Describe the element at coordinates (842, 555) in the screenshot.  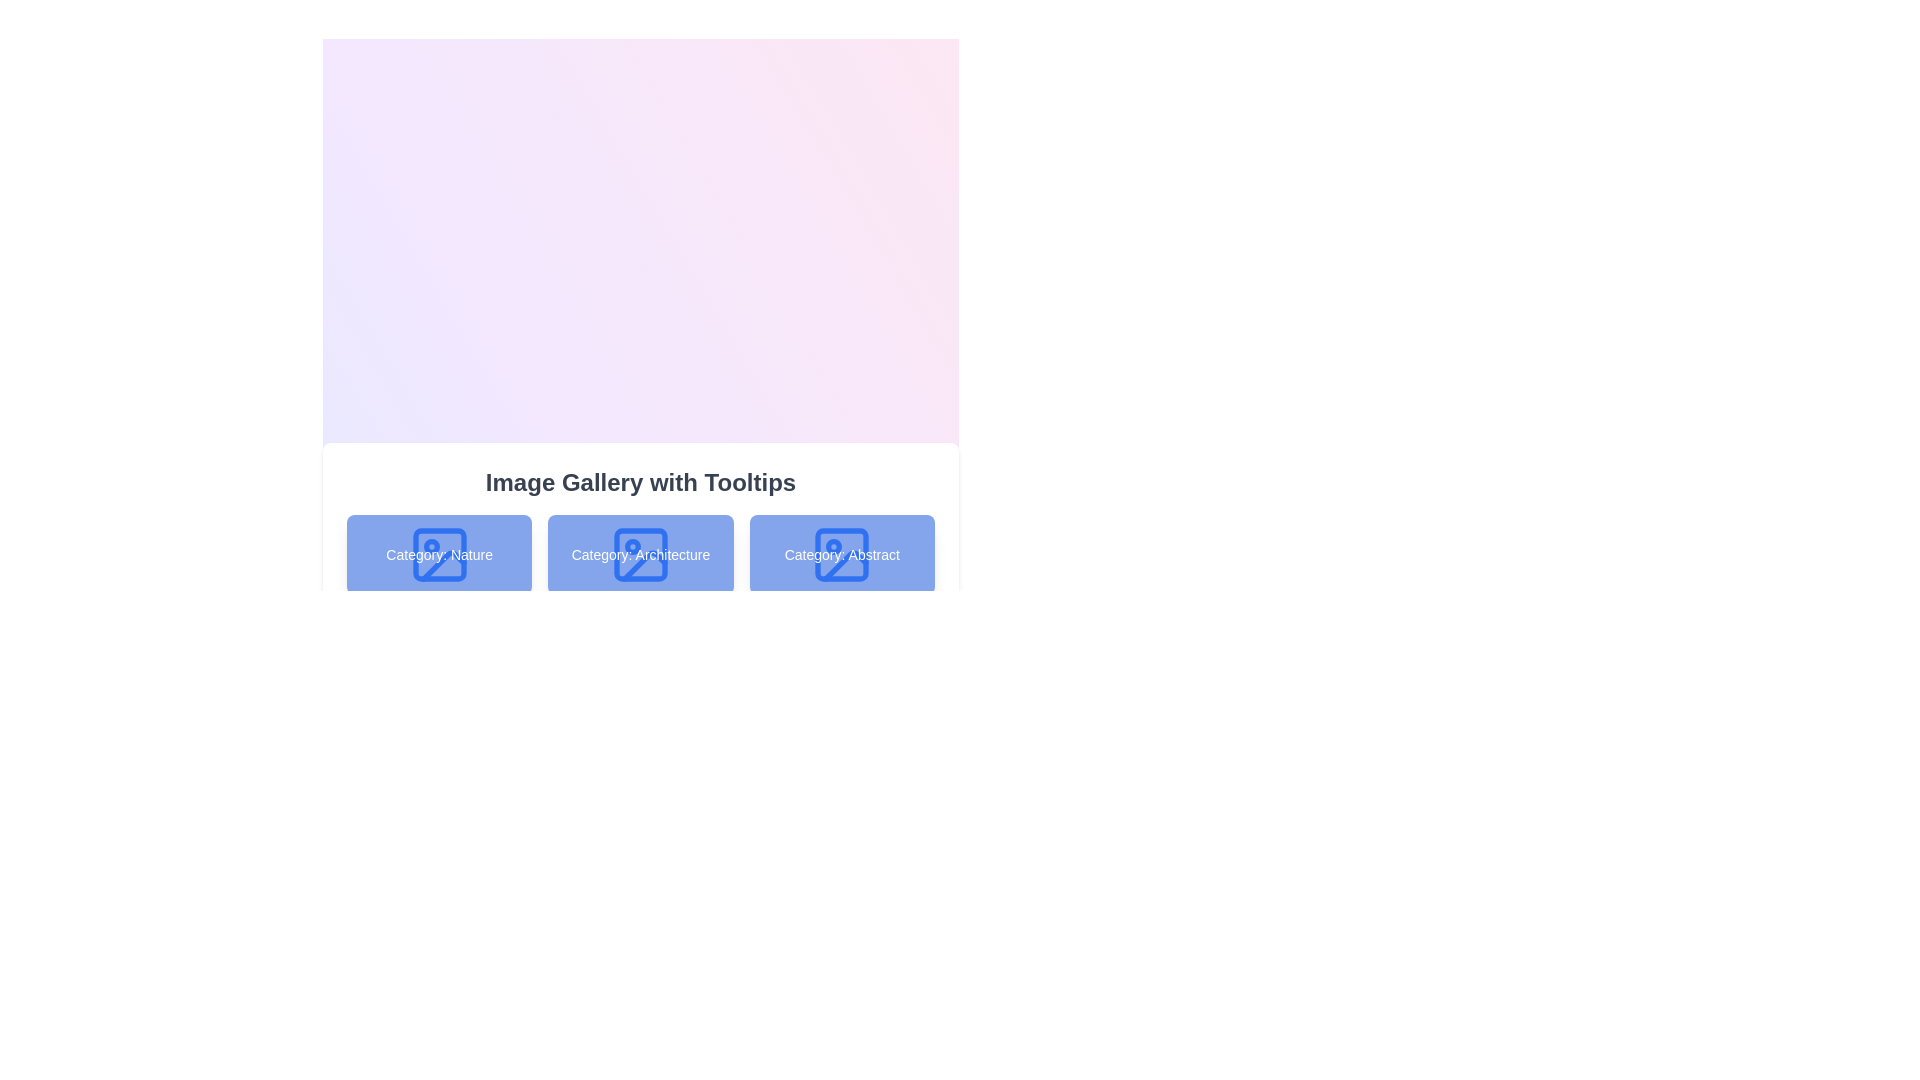
I see `the non-interactive decorative SVG rectangle with rounded corners, which is centrally positioned within the icon of the 'Category: Abstract' button located in the bottom right of the layout` at that location.